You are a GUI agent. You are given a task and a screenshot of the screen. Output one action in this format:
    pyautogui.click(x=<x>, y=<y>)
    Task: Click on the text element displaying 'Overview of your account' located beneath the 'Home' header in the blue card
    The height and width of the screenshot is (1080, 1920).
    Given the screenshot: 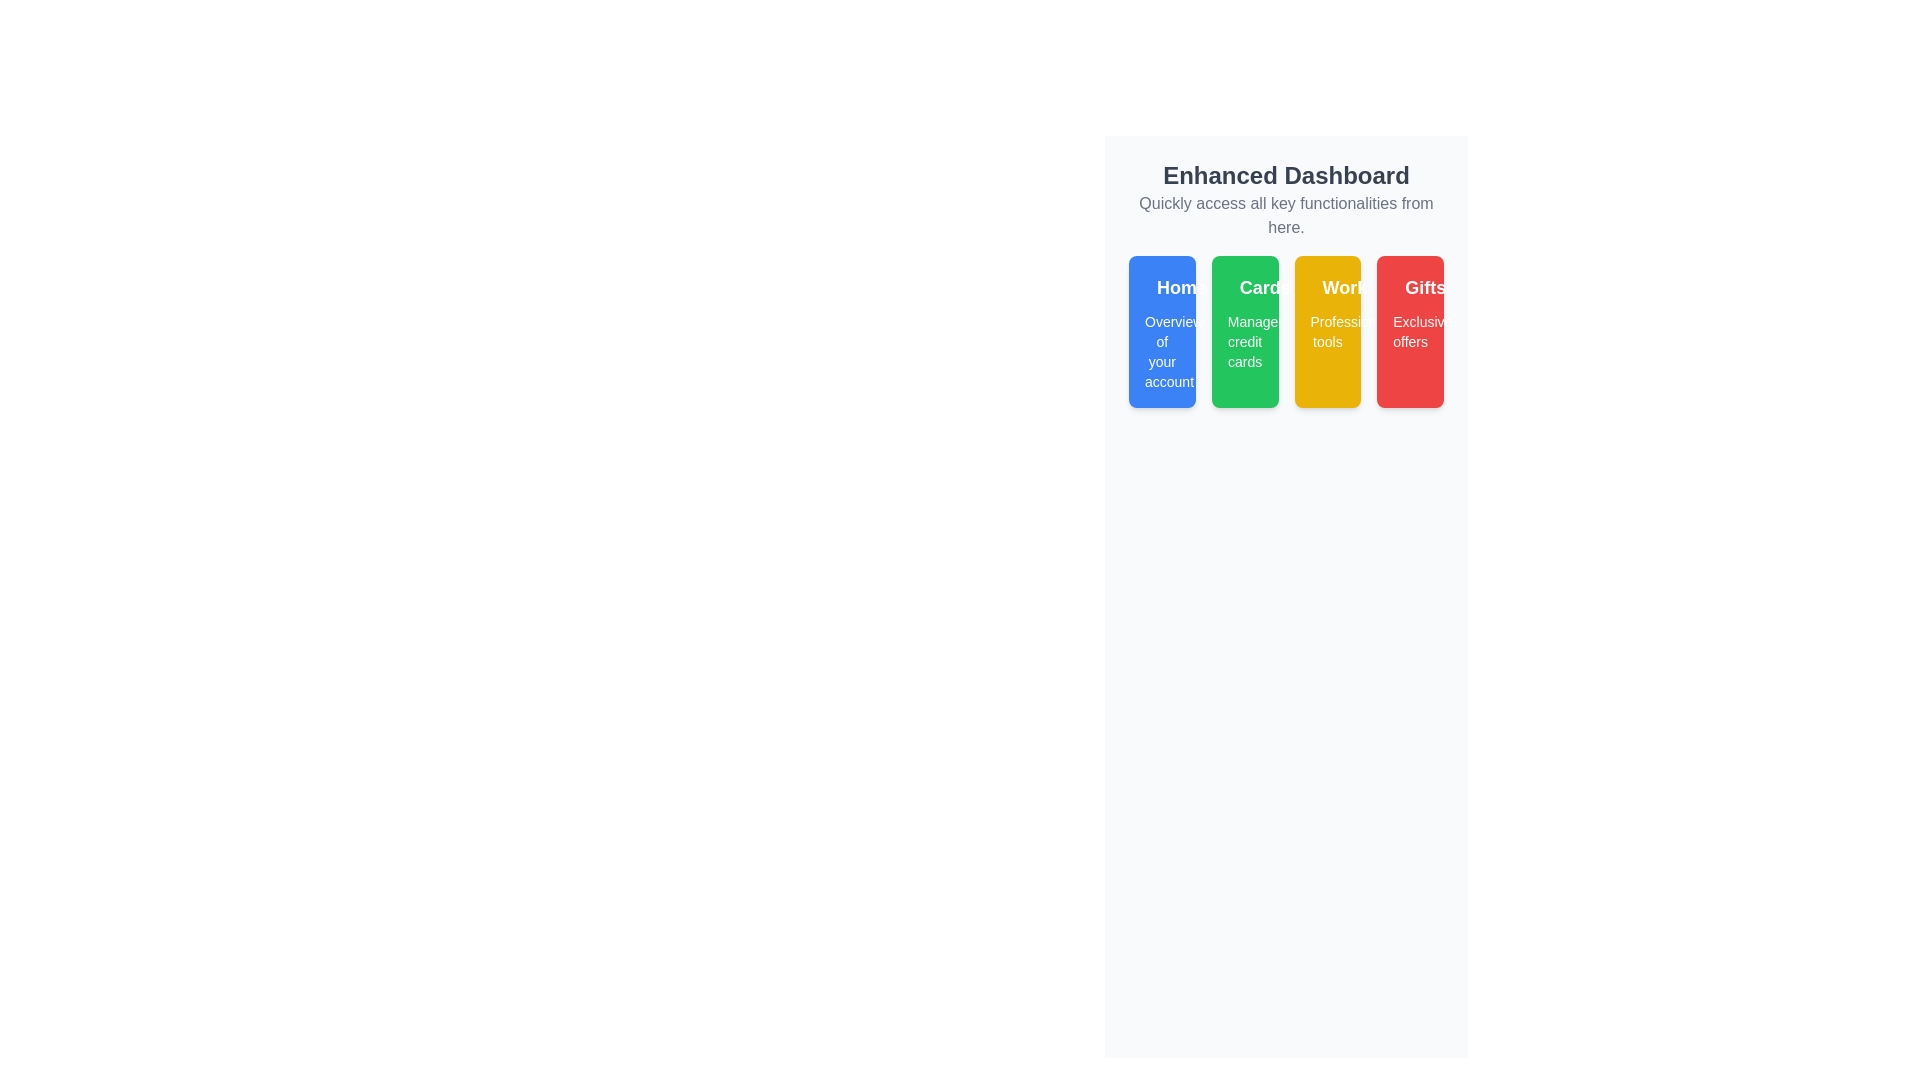 What is the action you would take?
    pyautogui.click(x=1162, y=350)
    